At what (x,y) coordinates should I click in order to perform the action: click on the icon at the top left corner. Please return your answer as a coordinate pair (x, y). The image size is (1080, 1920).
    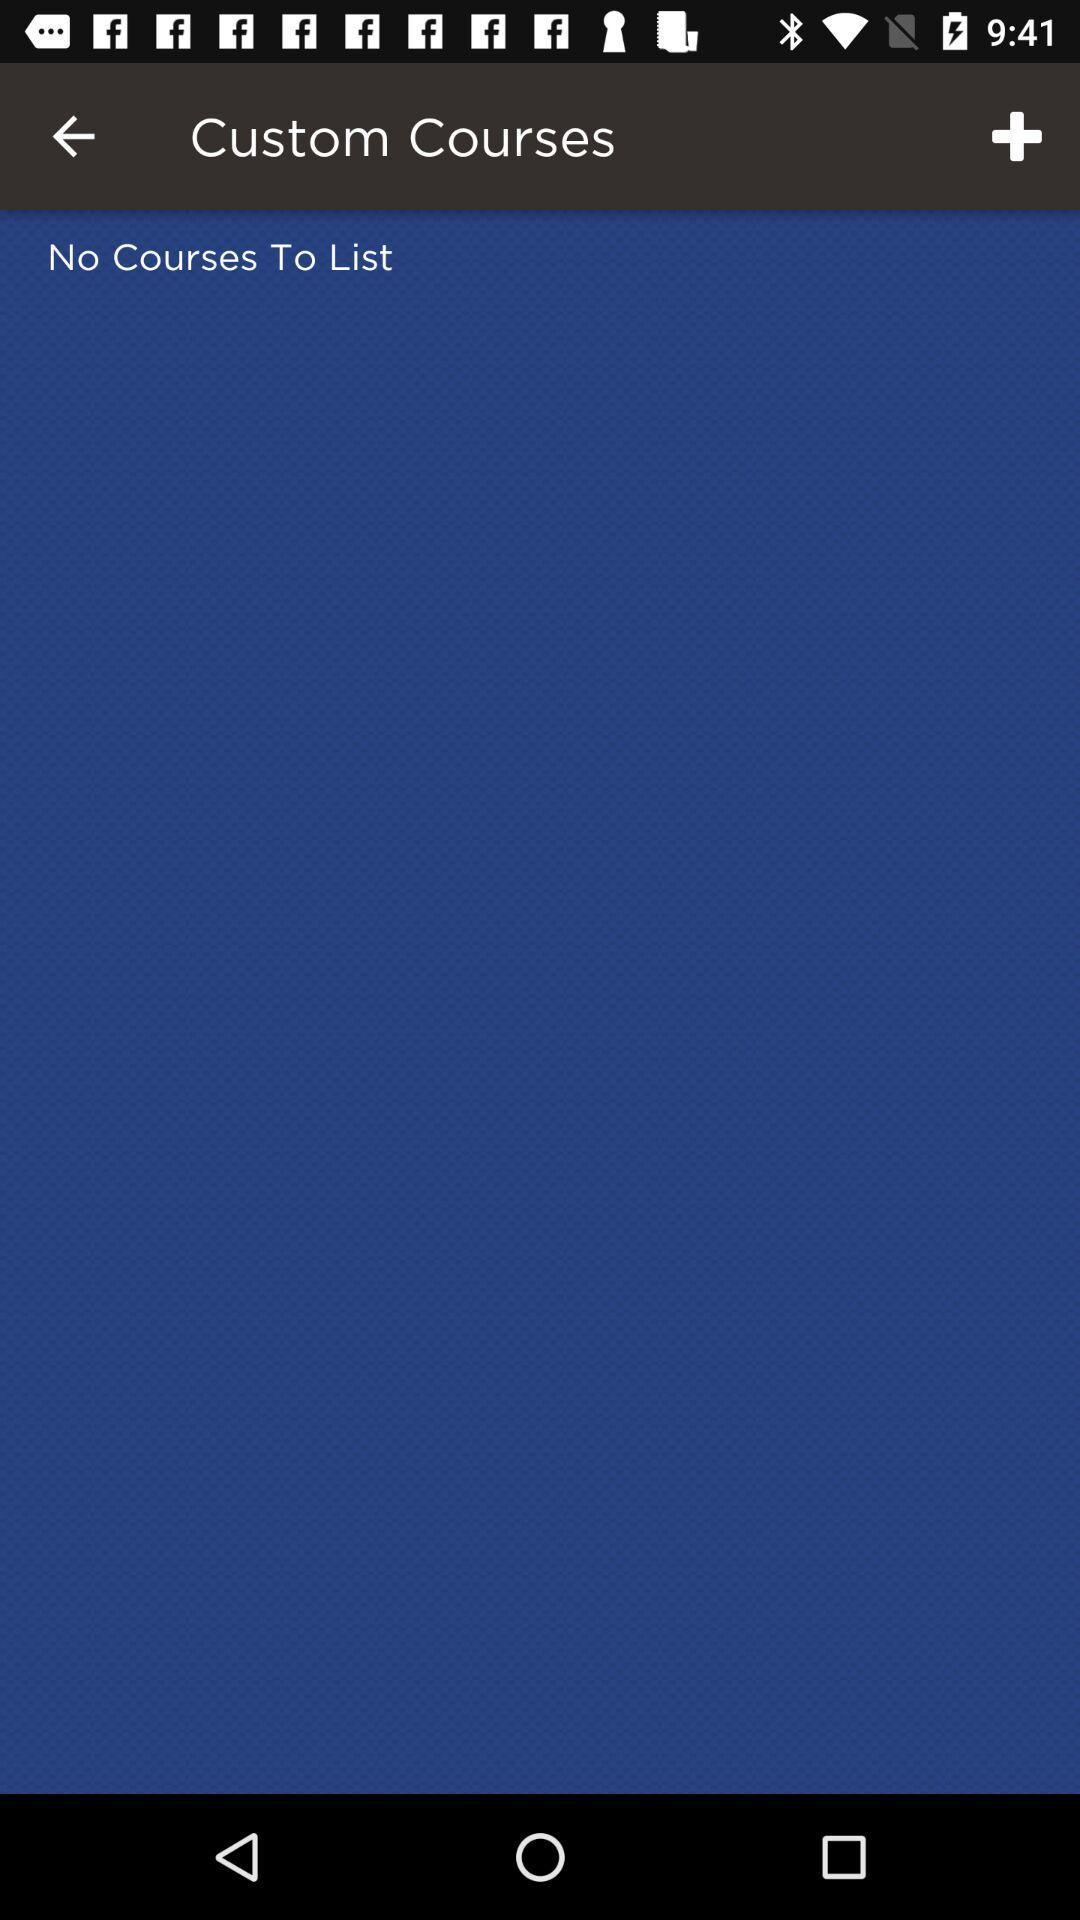
    Looking at the image, I should click on (72, 135).